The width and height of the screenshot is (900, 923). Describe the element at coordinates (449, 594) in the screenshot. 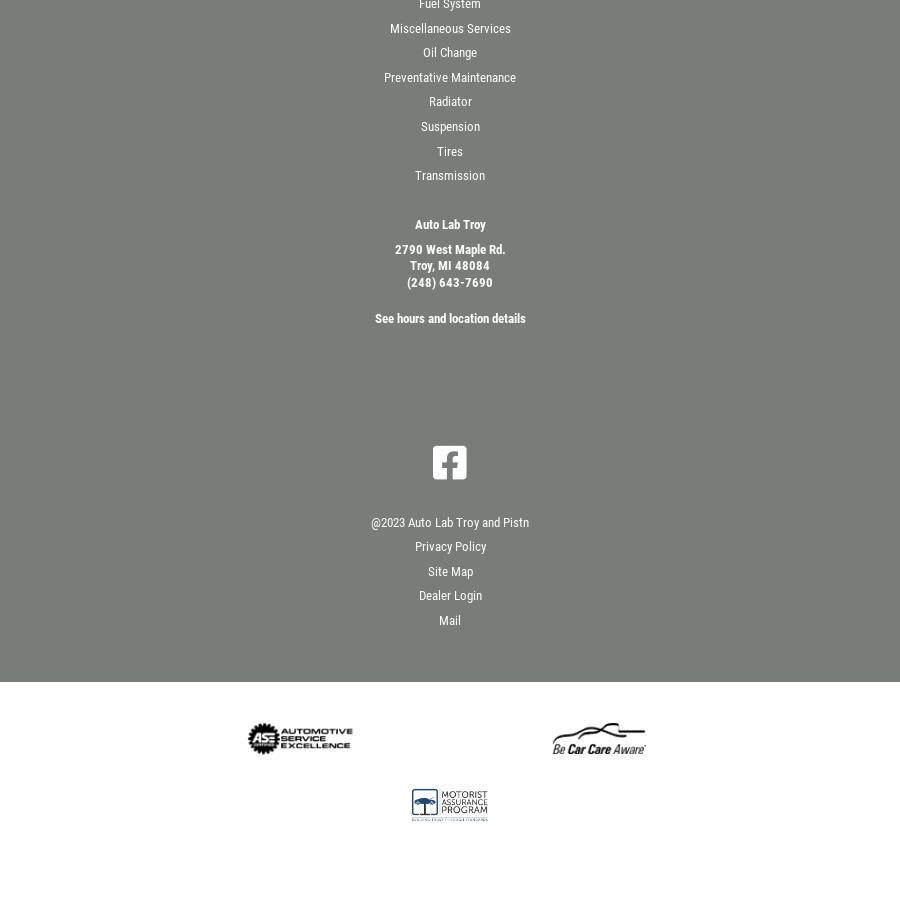

I see `'Dealer Login'` at that location.